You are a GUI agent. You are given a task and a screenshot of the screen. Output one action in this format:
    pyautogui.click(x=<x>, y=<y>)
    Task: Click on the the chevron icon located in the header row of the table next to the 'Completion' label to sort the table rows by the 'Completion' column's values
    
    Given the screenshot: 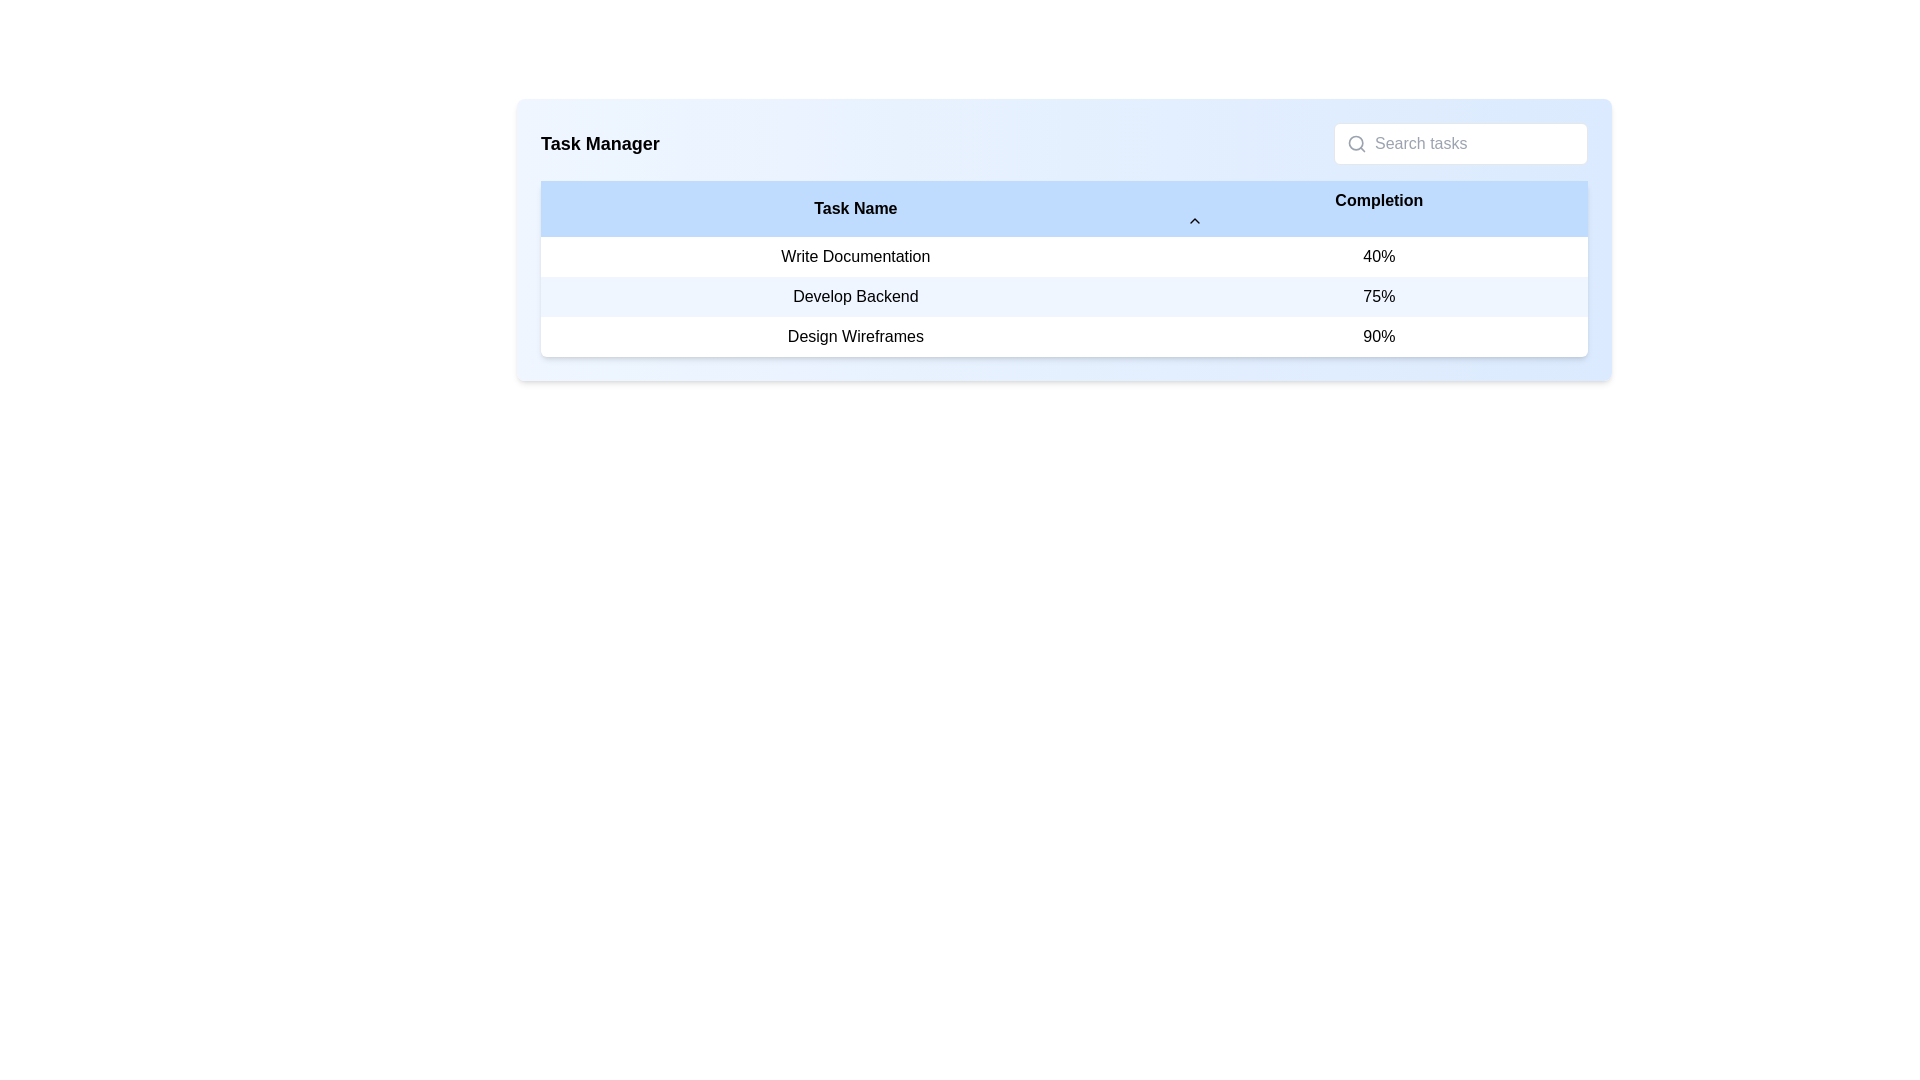 What is the action you would take?
    pyautogui.click(x=1194, y=220)
    